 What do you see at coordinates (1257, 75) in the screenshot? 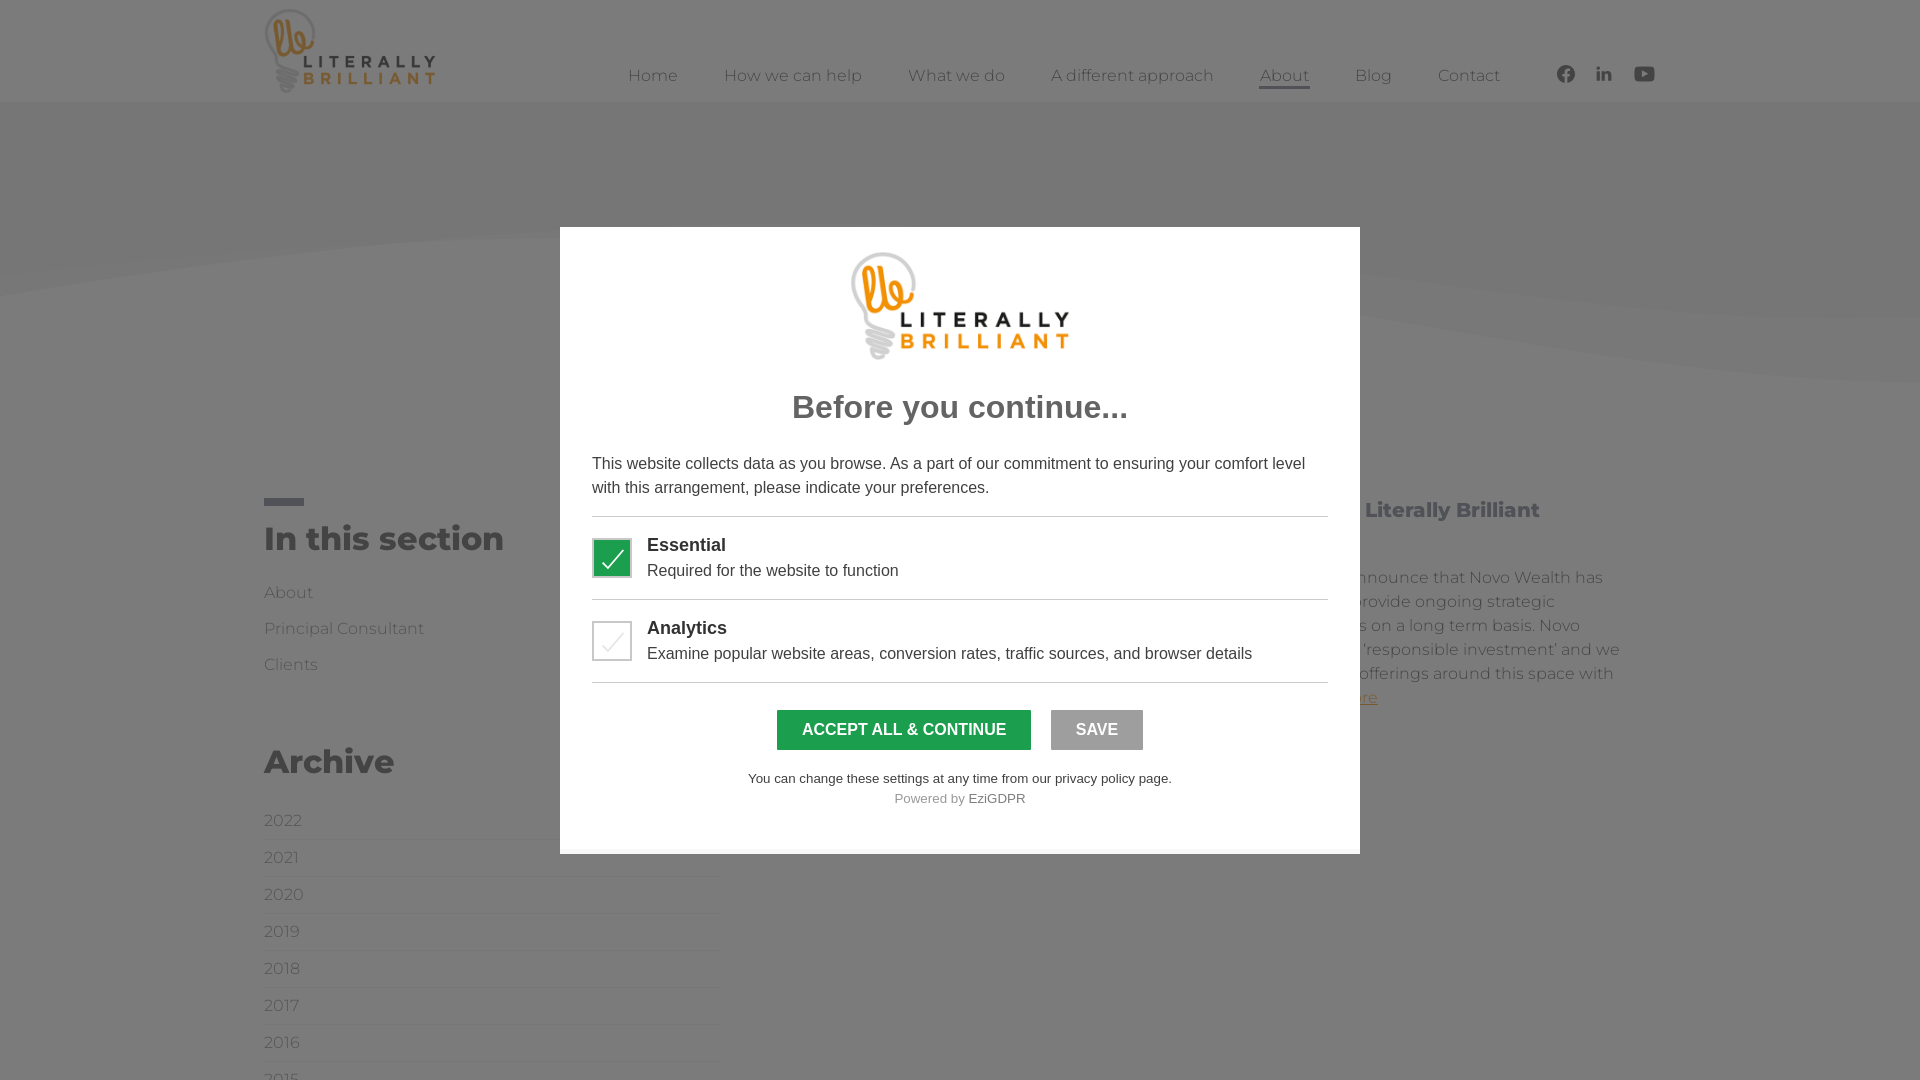
I see `'About'` at bounding box center [1257, 75].